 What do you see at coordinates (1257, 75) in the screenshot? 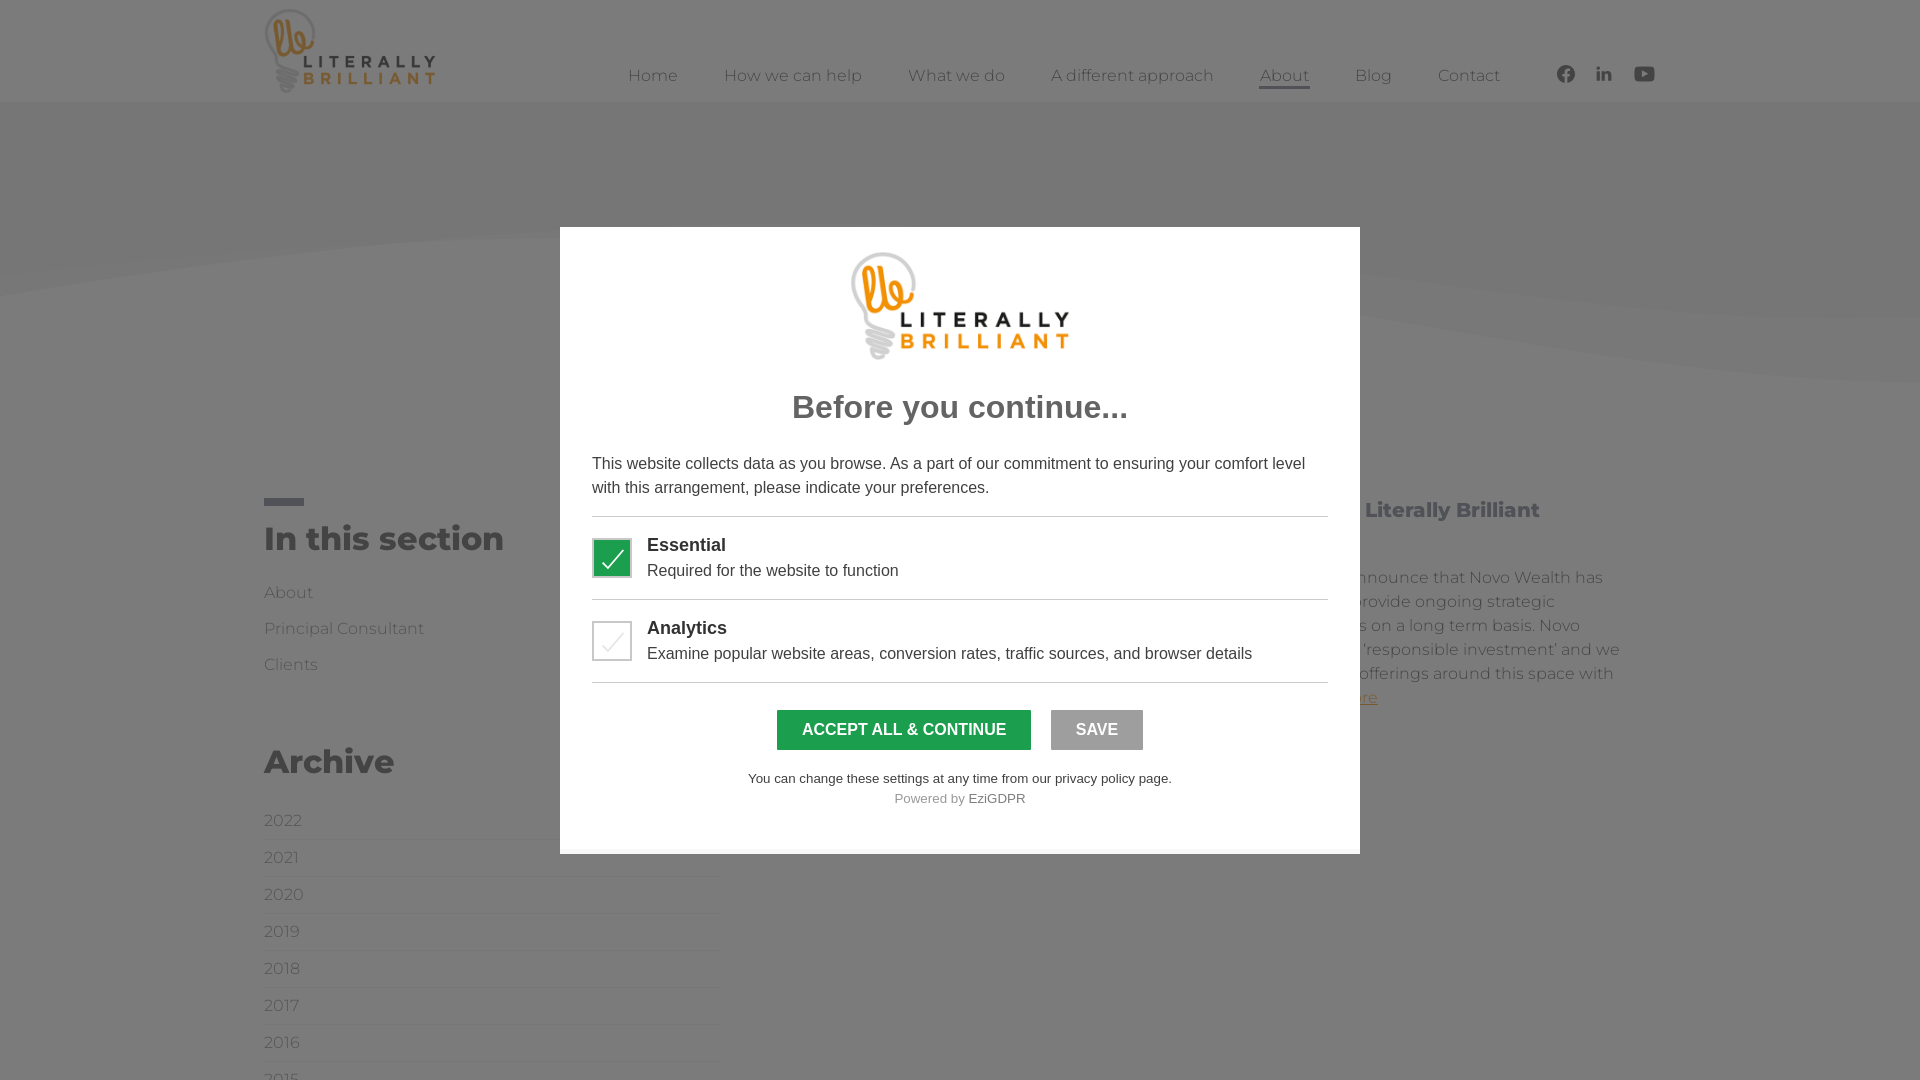
I see `'About'` at bounding box center [1257, 75].